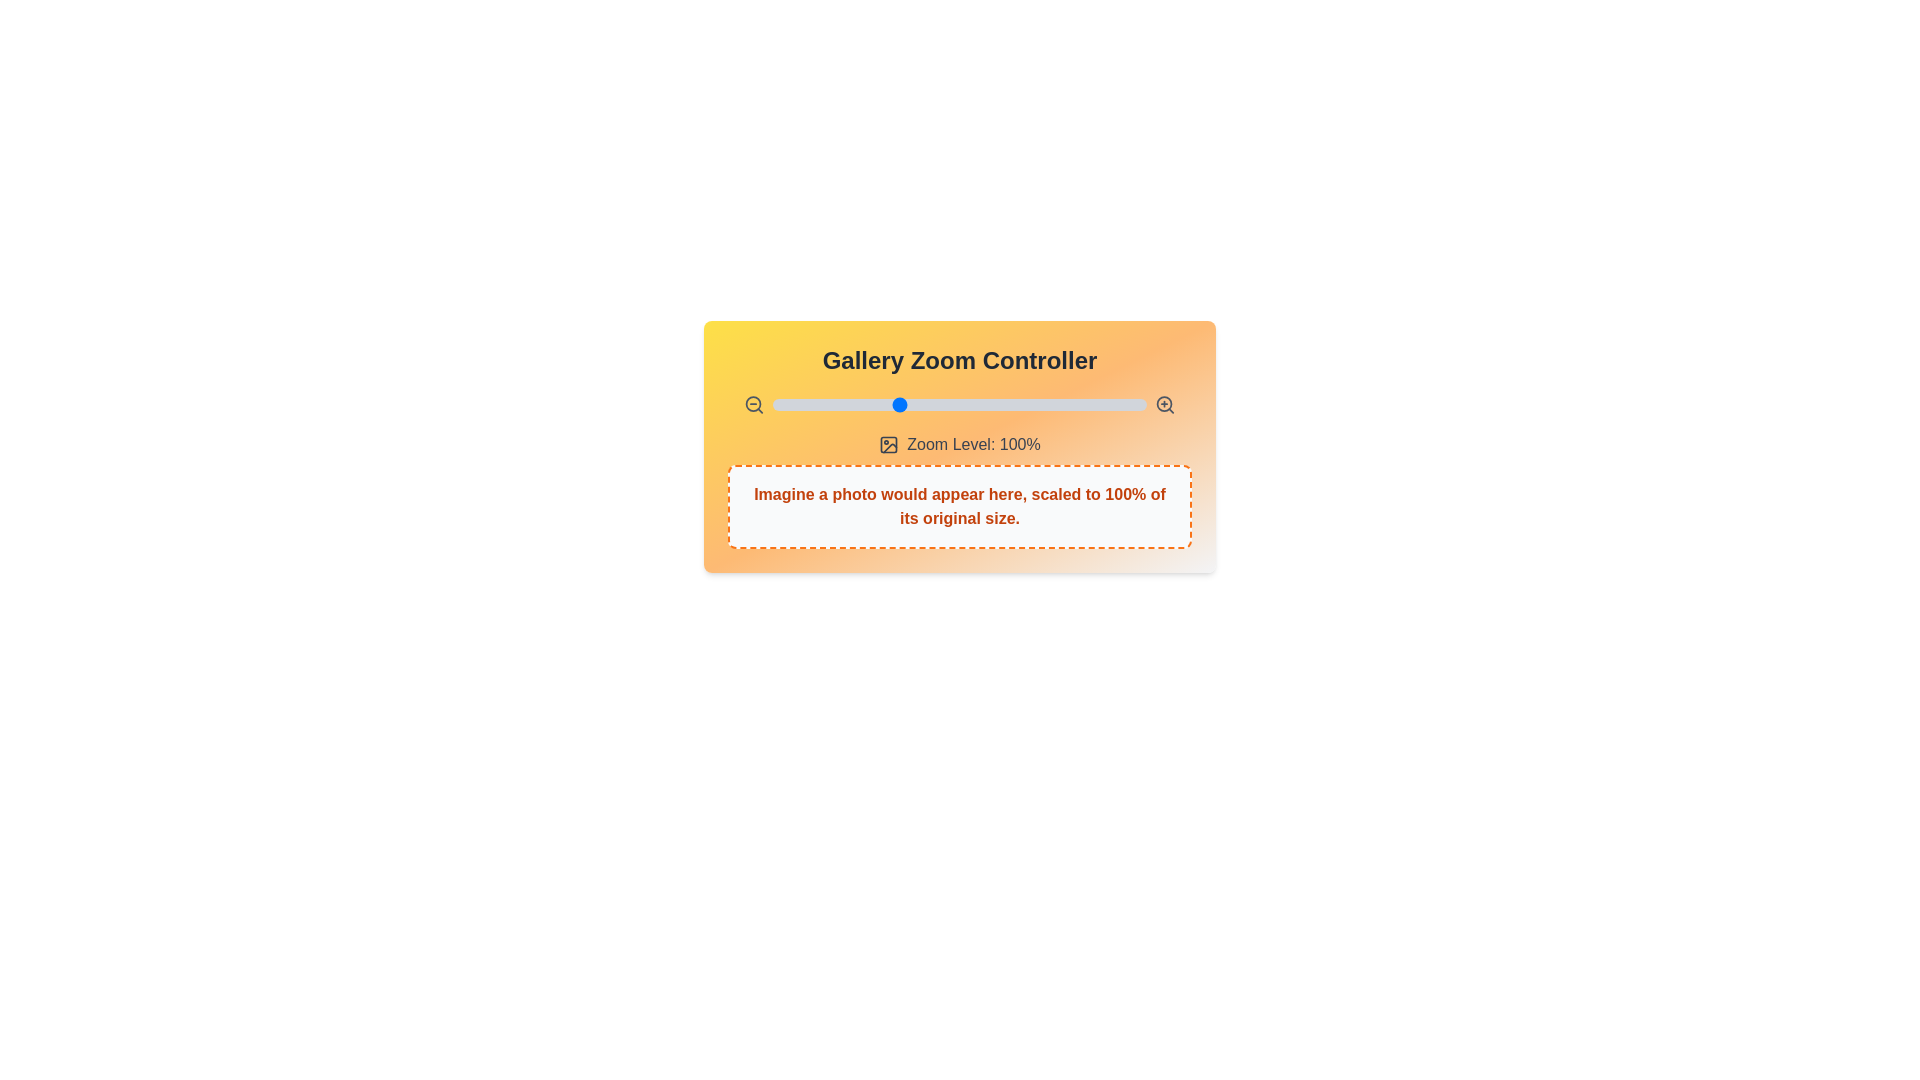  Describe the element at coordinates (884, 405) in the screenshot. I see `the zoom level to 95% by interacting with the slider` at that location.